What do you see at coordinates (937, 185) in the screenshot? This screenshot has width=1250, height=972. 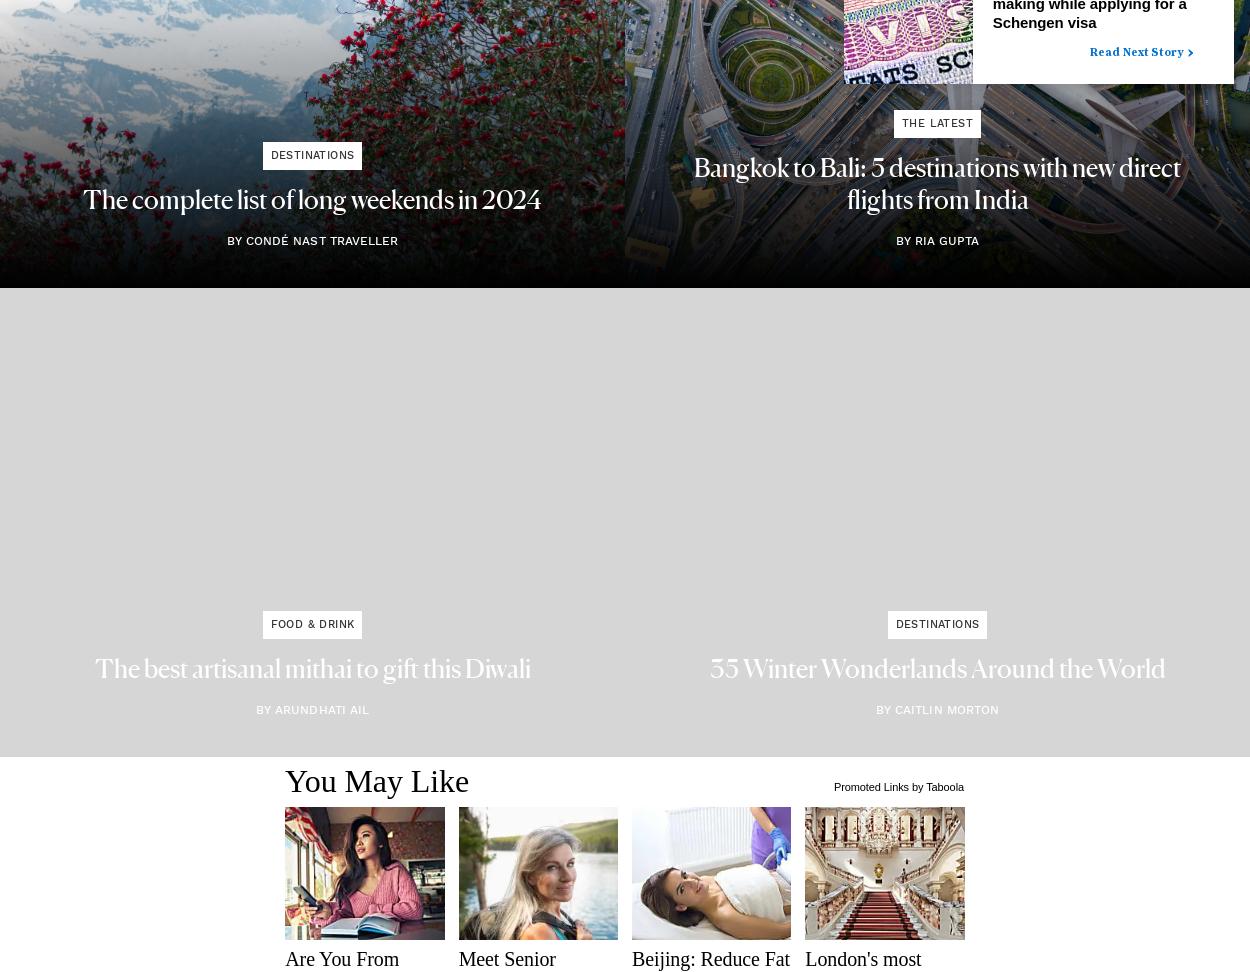 I see `'Bangkok to Bali: 5 destinations with new direct flights from India'` at bounding box center [937, 185].